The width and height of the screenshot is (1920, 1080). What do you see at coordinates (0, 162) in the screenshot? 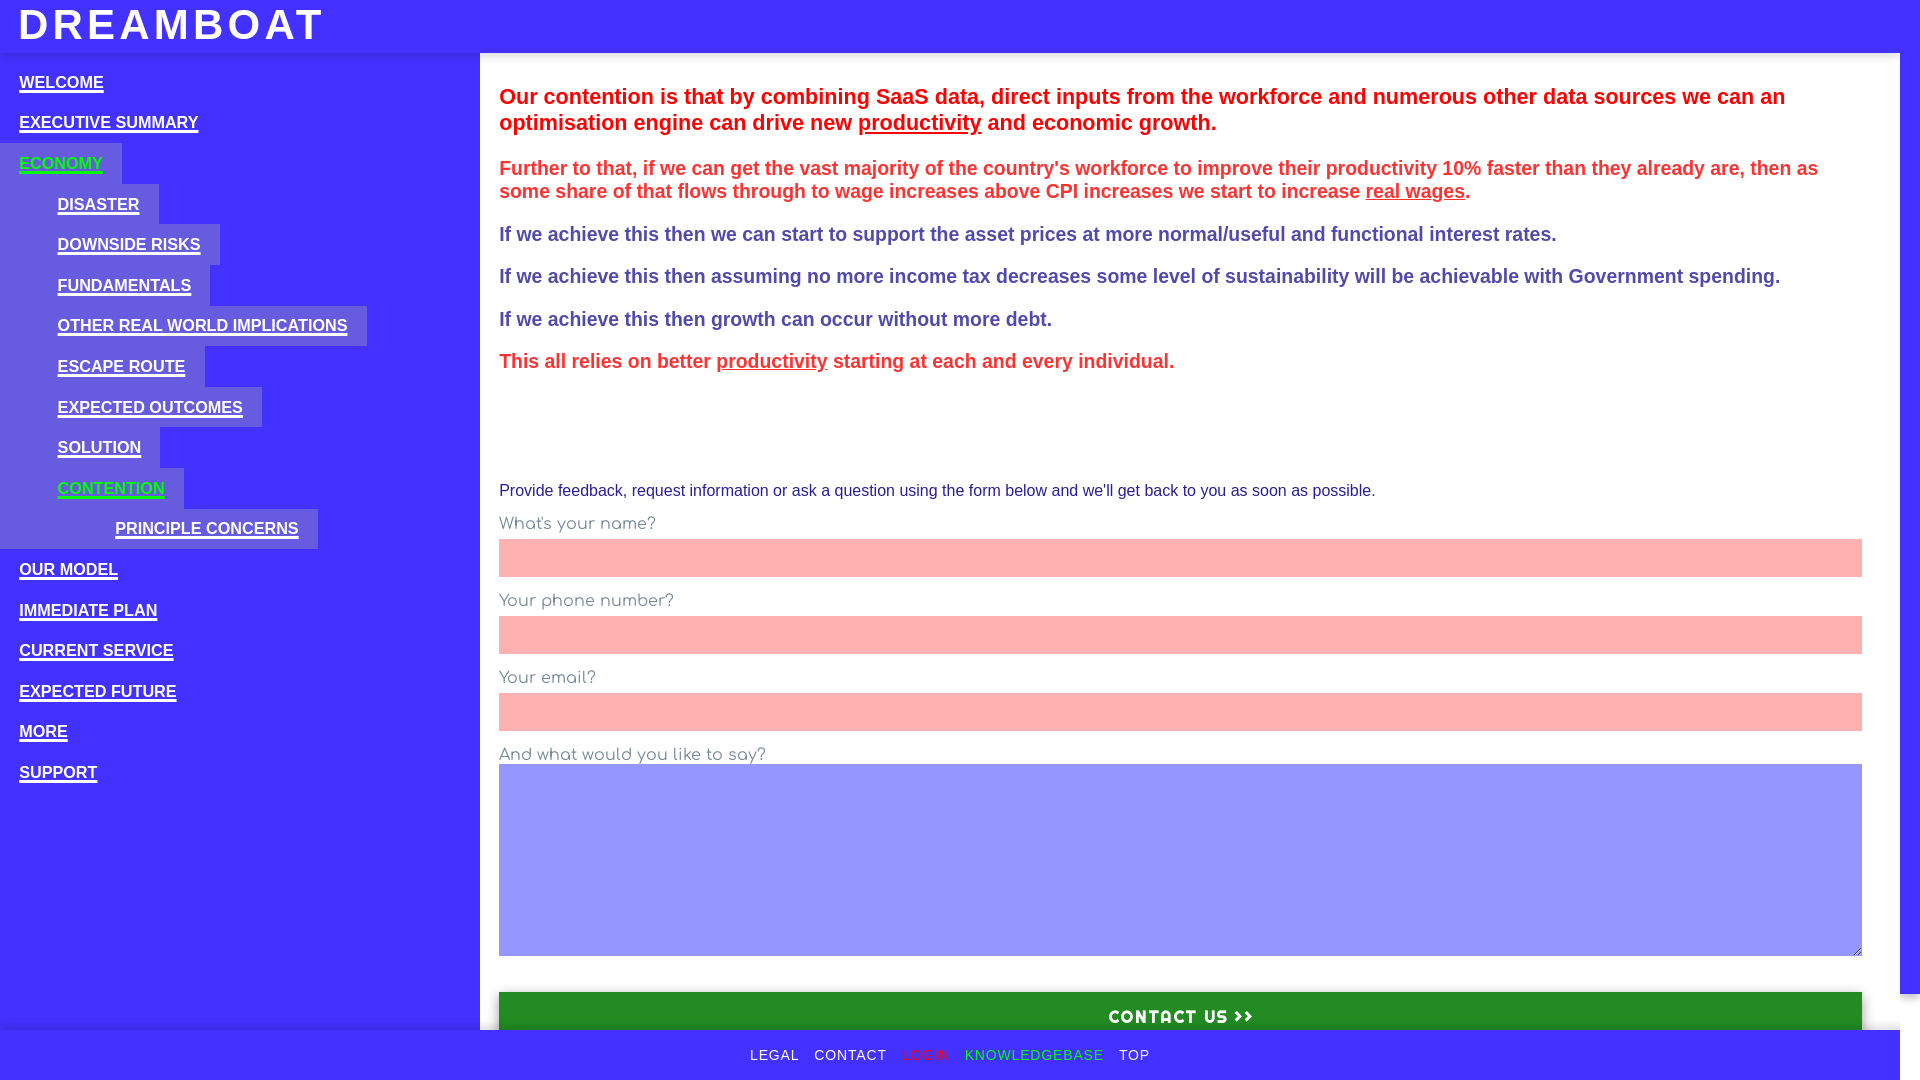
I see `'ECONOMY'` at bounding box center [0, 162].